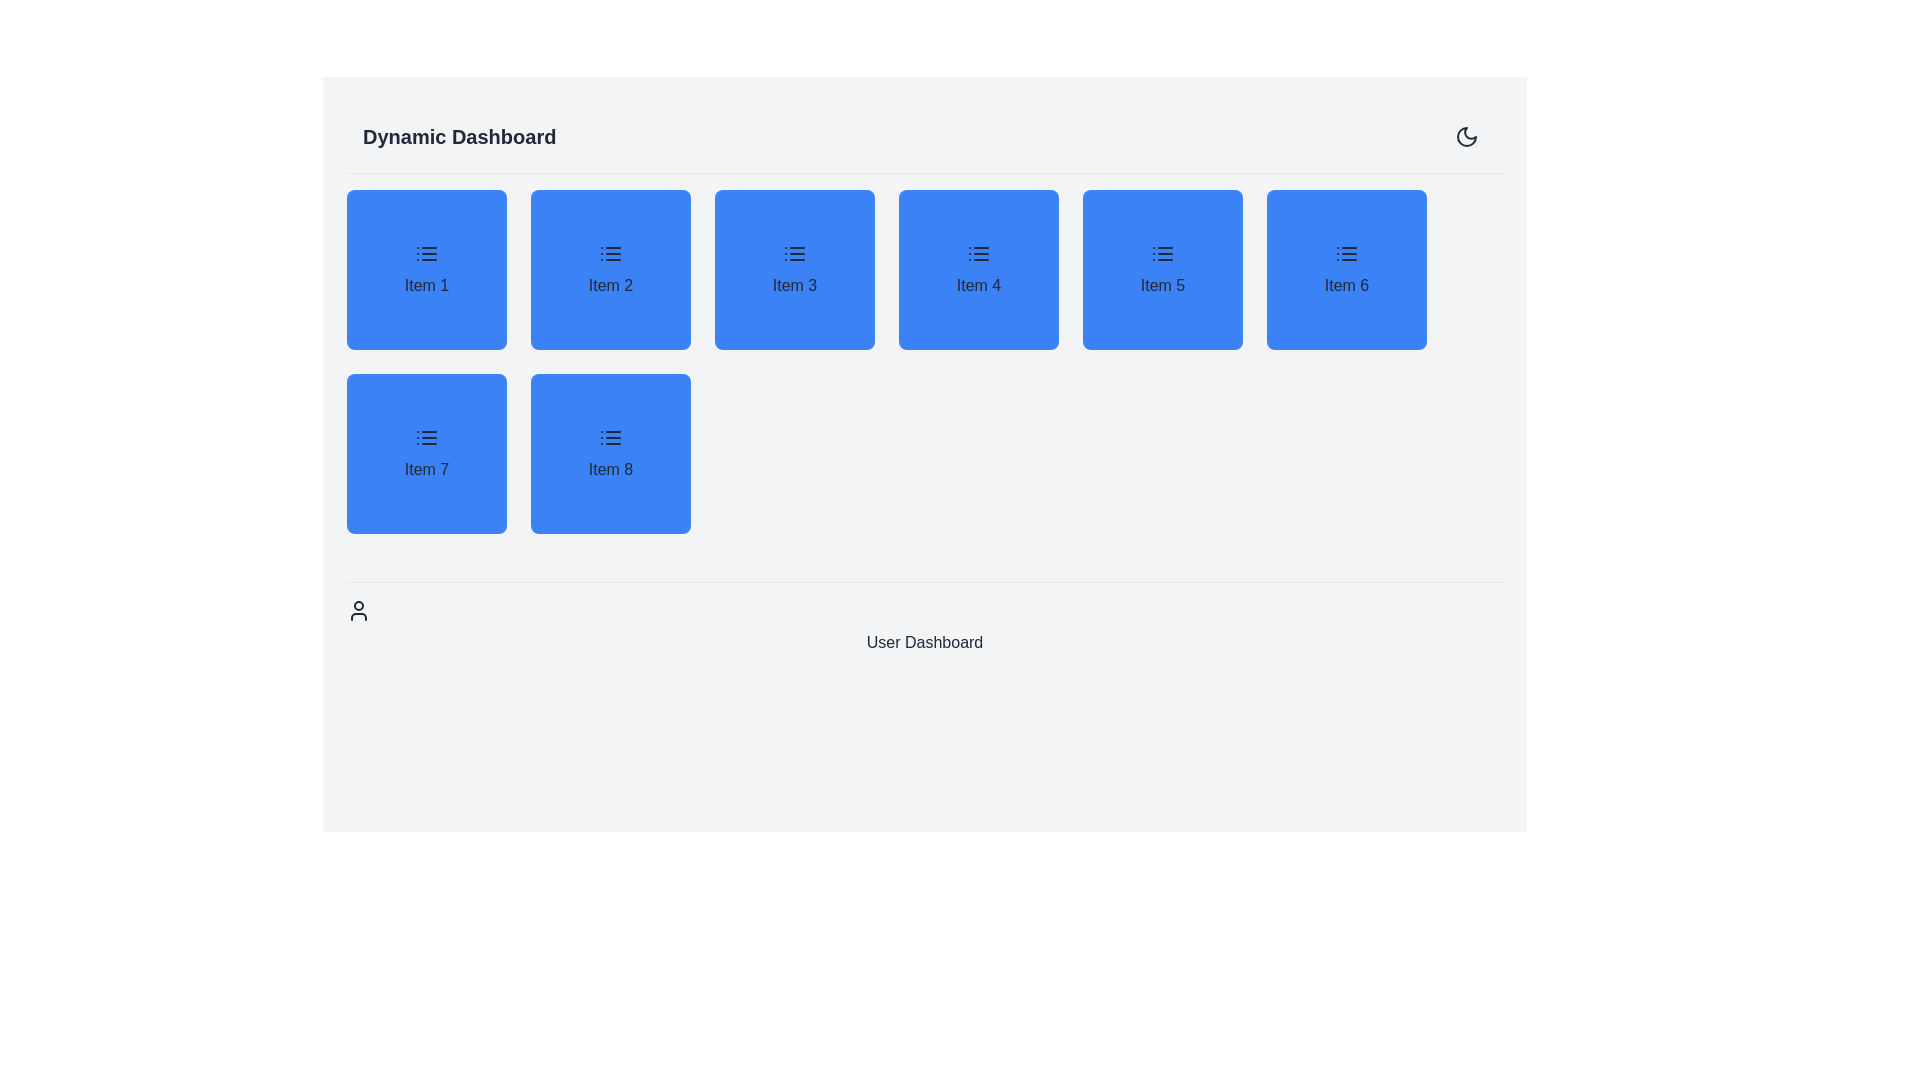 The image size is (1920, 1080). I want to click on text from the bold label displaying 'Dynamic Dashboard', which is prominently positioned at the top-left corner of the header section, so click(458, 136).